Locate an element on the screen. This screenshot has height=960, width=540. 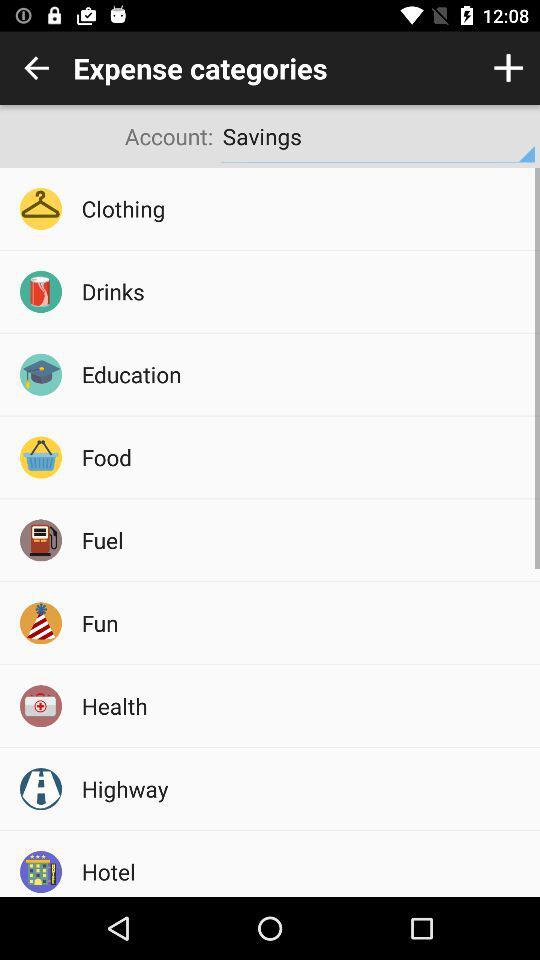
switch previous page is located at coordinates (36, 68).